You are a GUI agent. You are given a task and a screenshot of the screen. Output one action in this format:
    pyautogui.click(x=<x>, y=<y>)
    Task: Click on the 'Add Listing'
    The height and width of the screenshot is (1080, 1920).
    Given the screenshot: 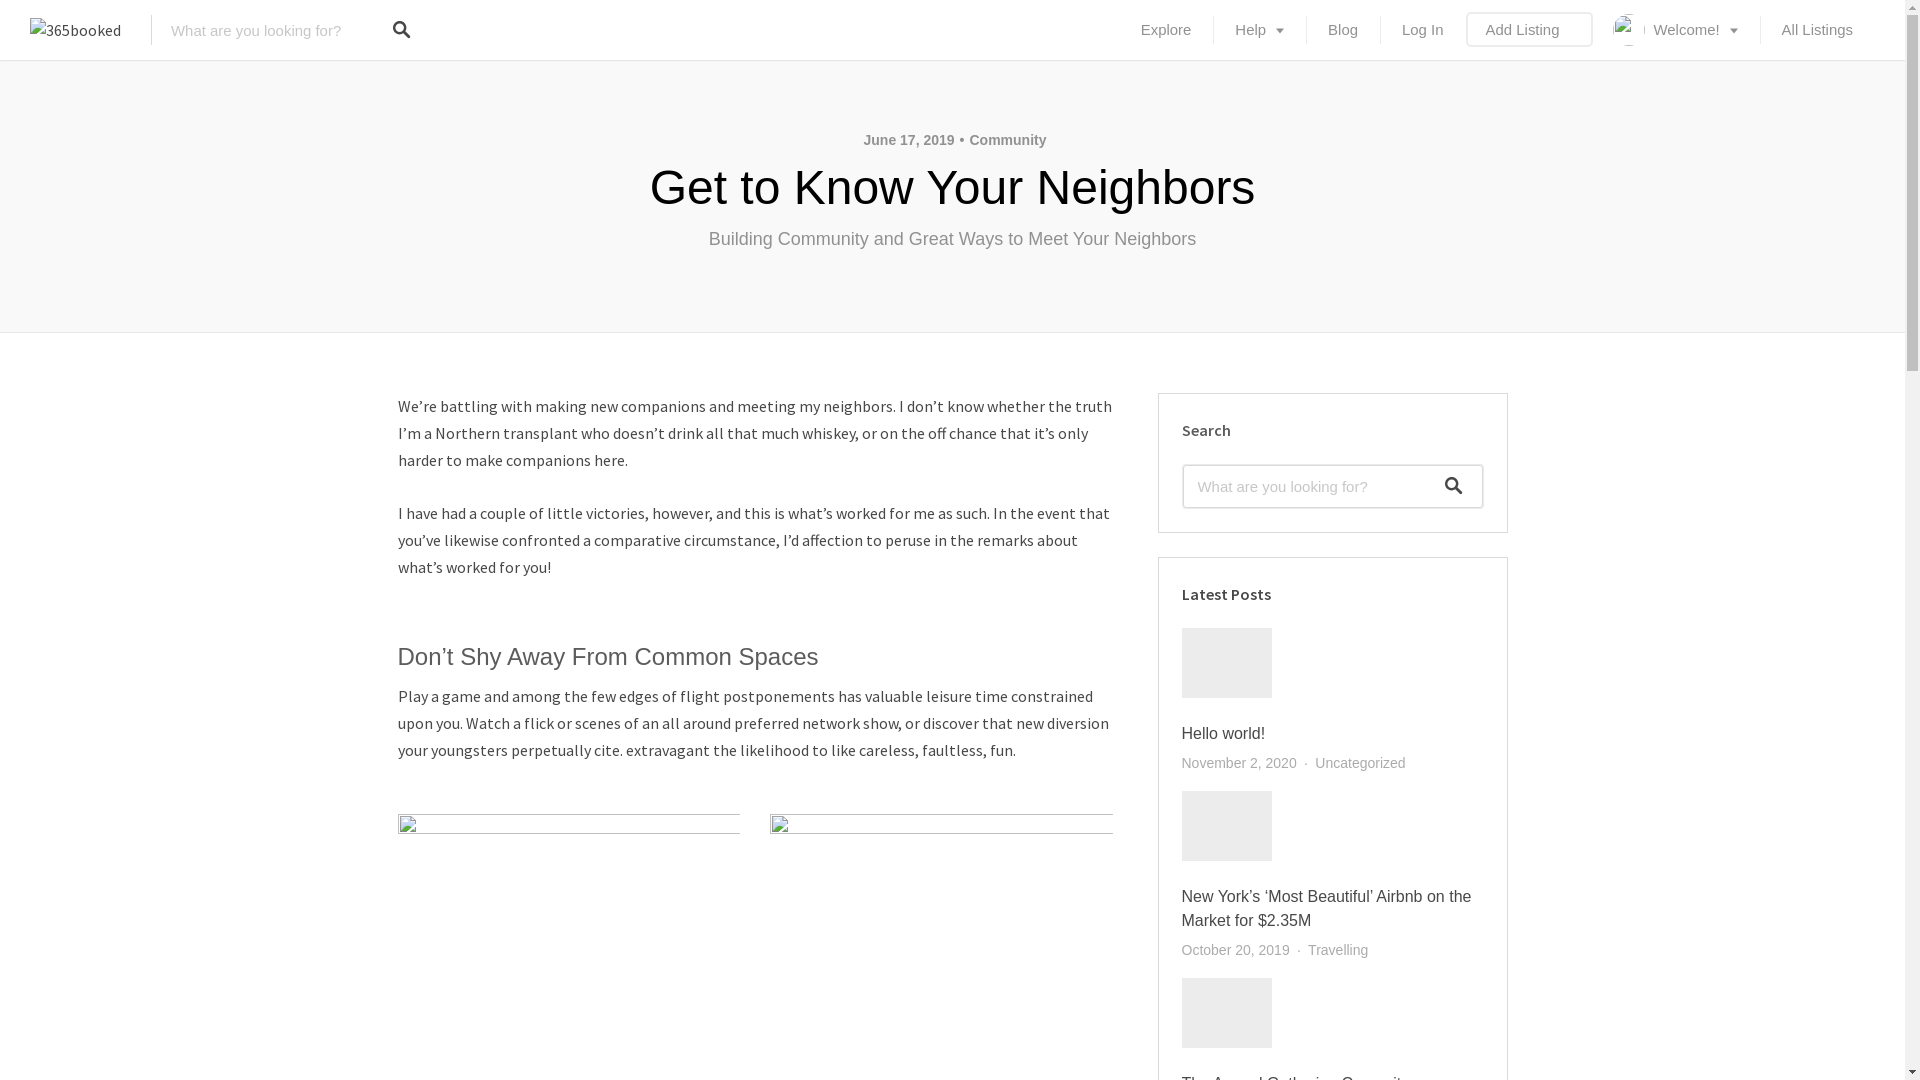 What is the action you would take?
    pyautogui.click(x=1529, y=29)
    